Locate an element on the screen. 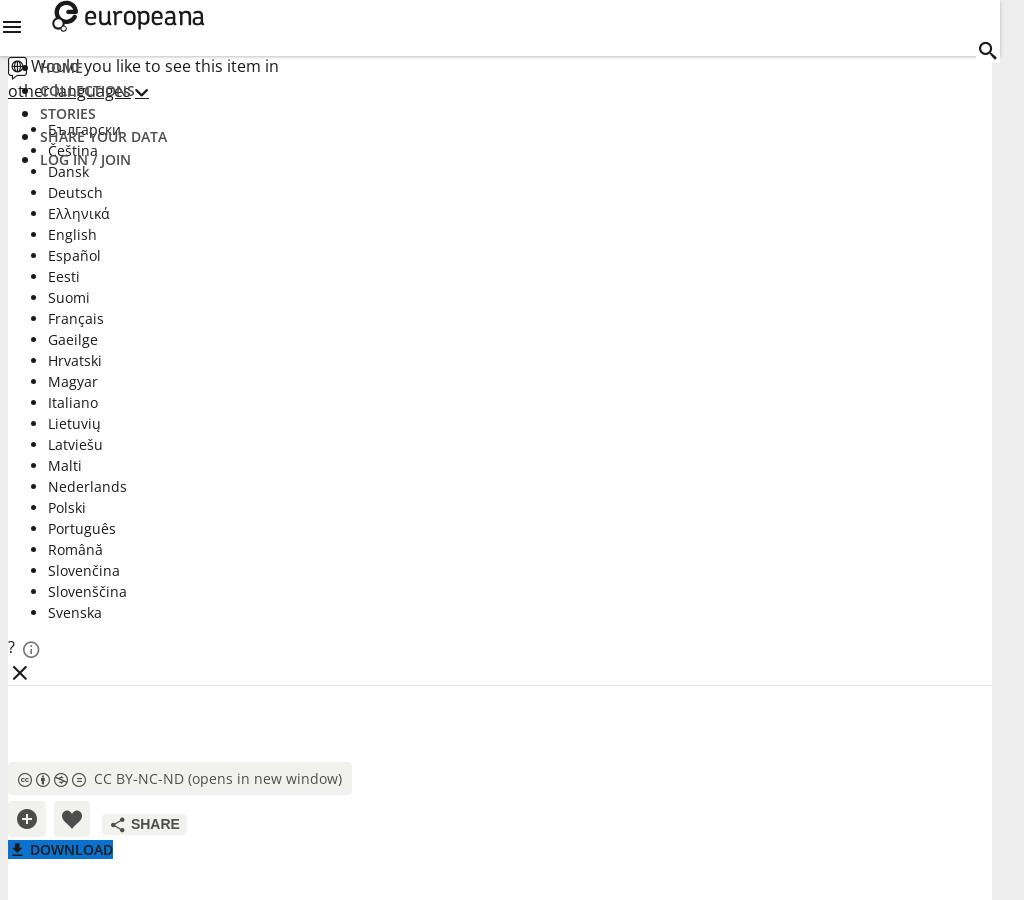  'Gaeilge' is located at coordinates (72, 339).